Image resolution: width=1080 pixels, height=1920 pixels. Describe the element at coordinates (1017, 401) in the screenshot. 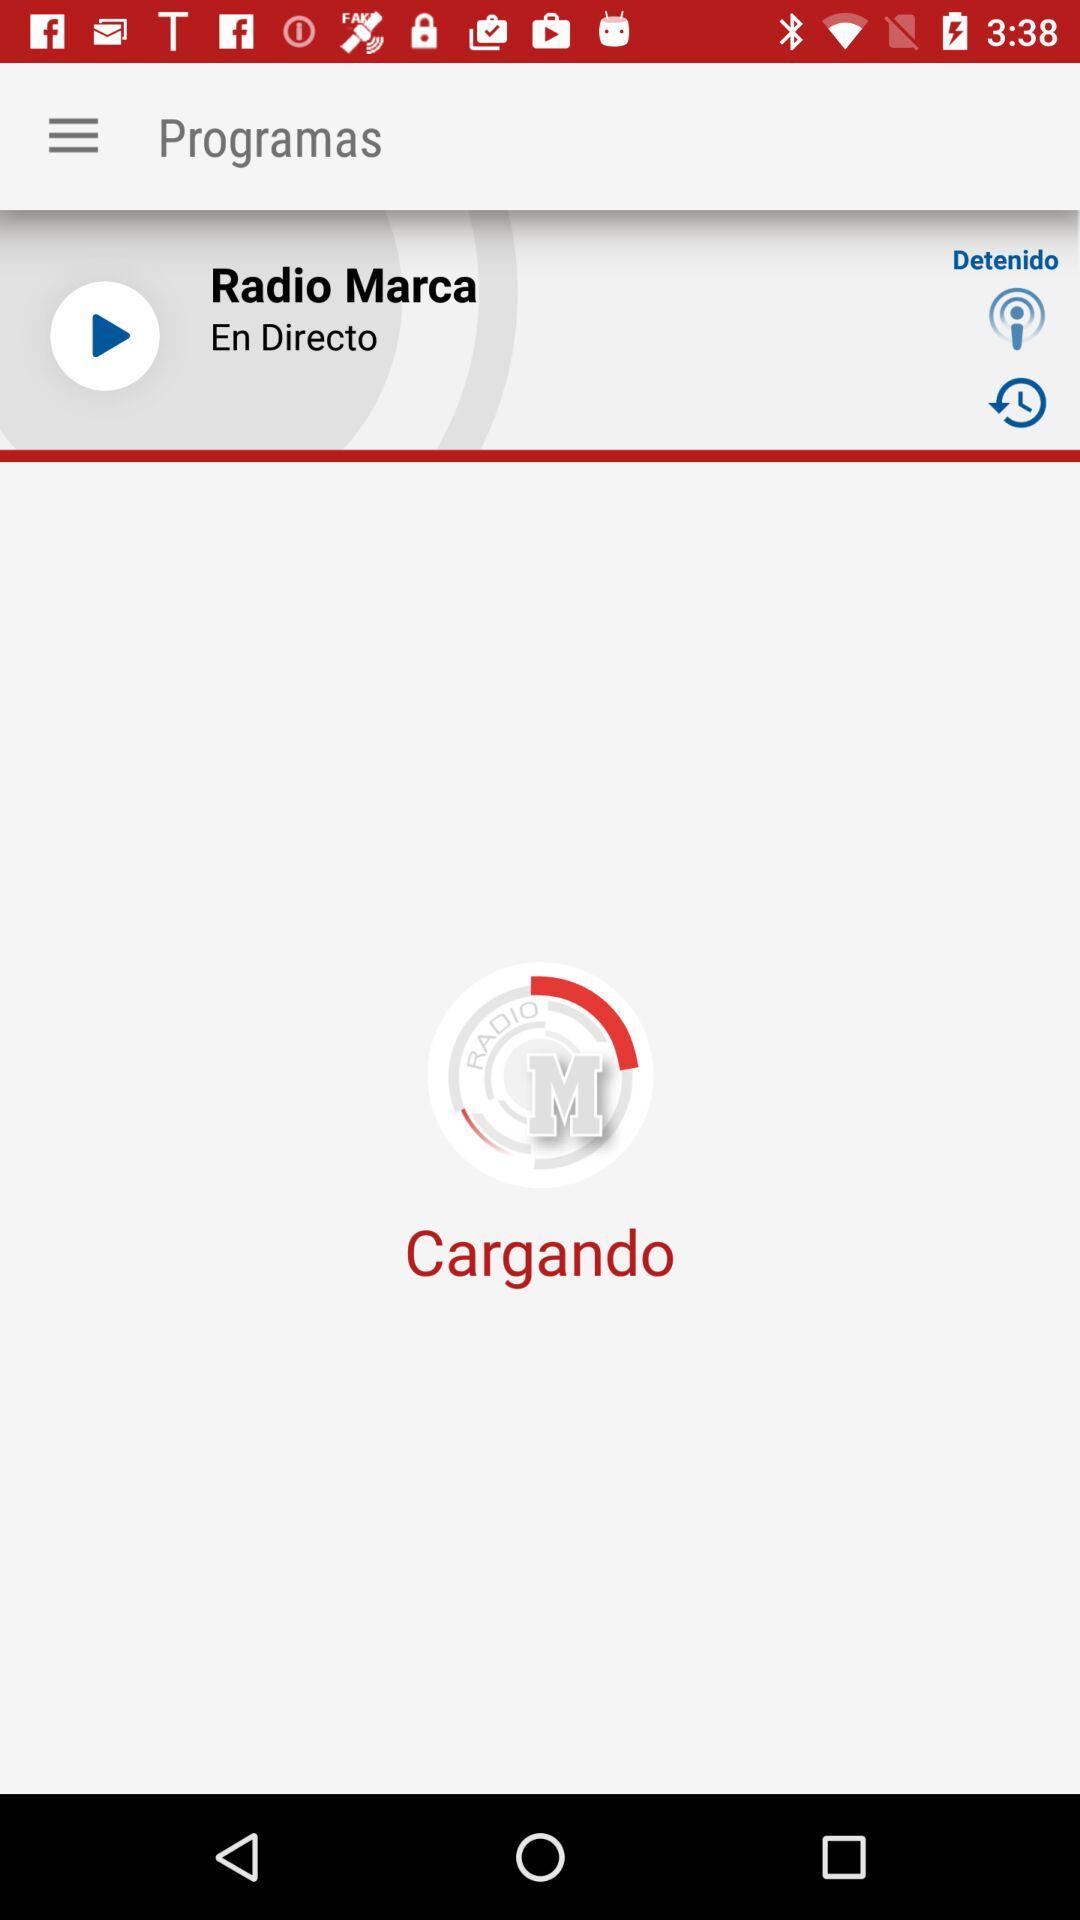

I see `the history icon` at that location.